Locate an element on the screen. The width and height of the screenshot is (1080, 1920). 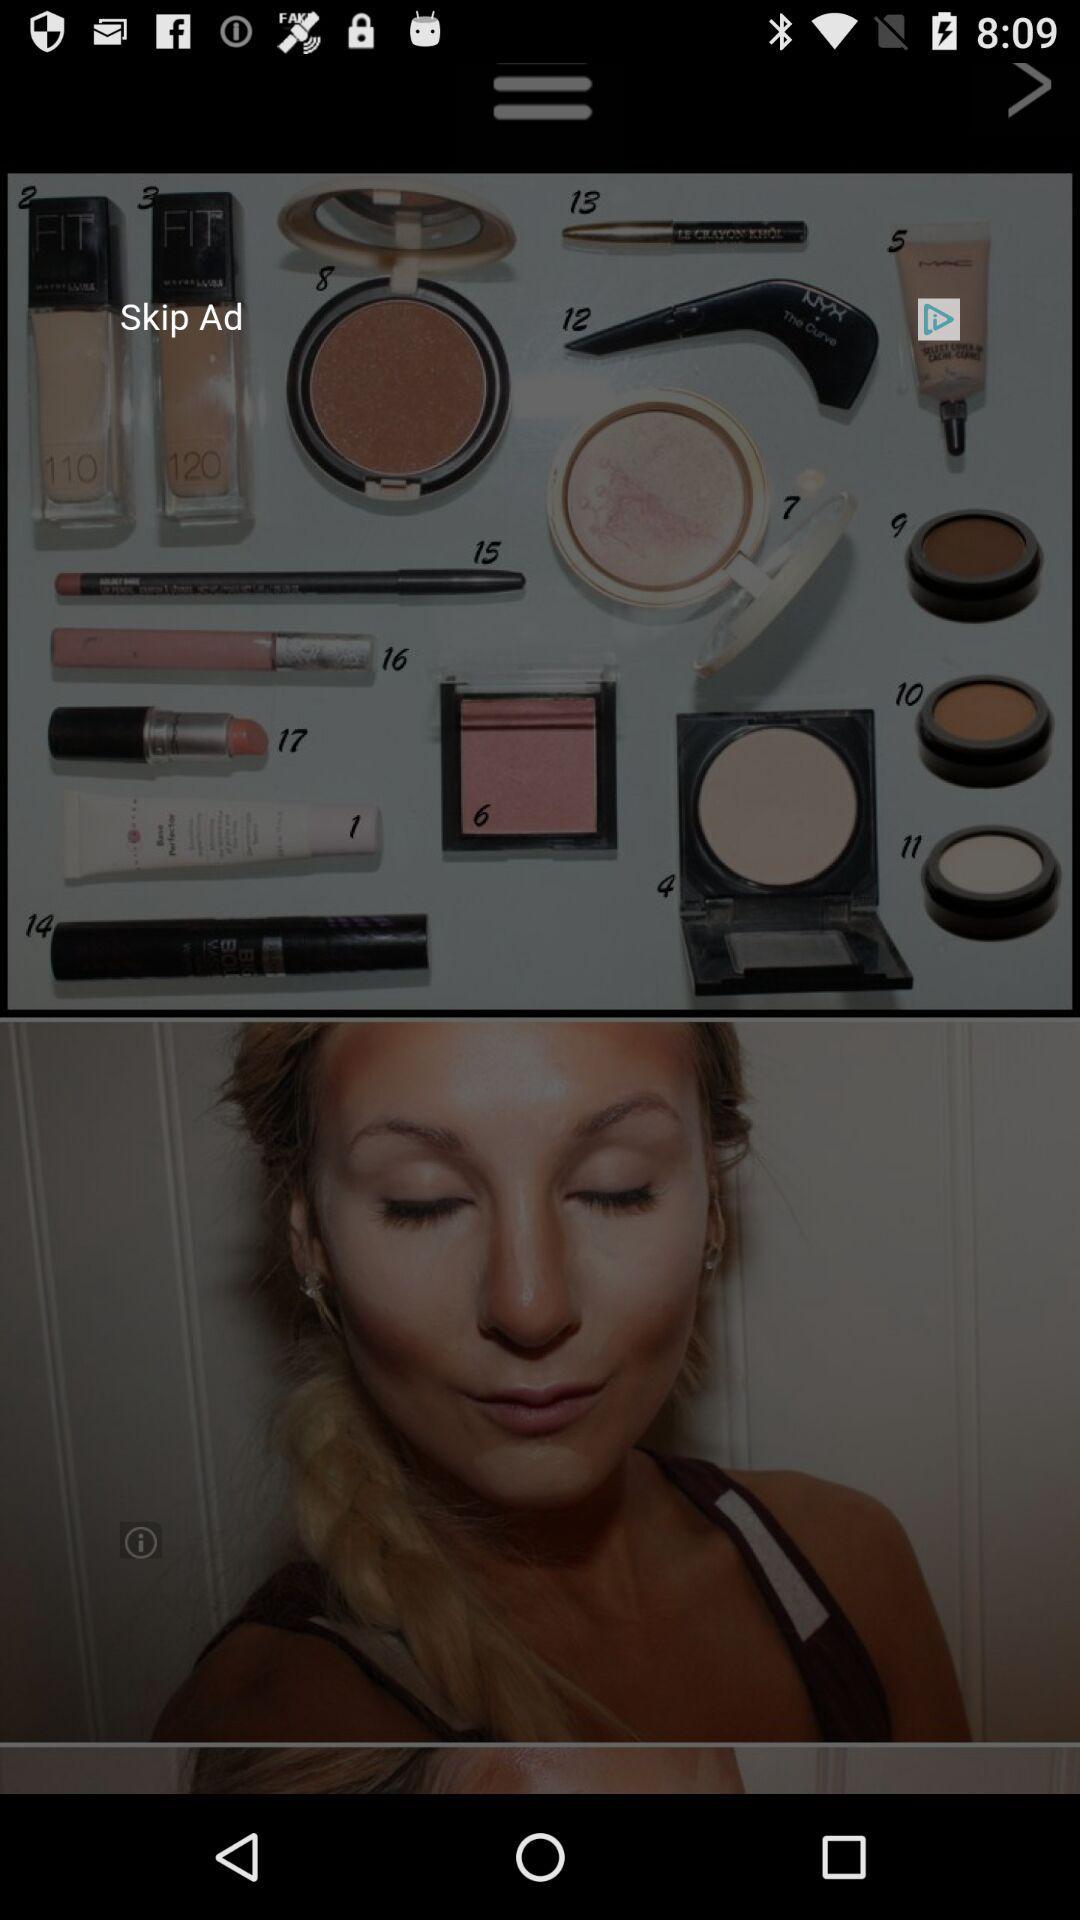
skip advertisement is located at coordinates (540, 927).